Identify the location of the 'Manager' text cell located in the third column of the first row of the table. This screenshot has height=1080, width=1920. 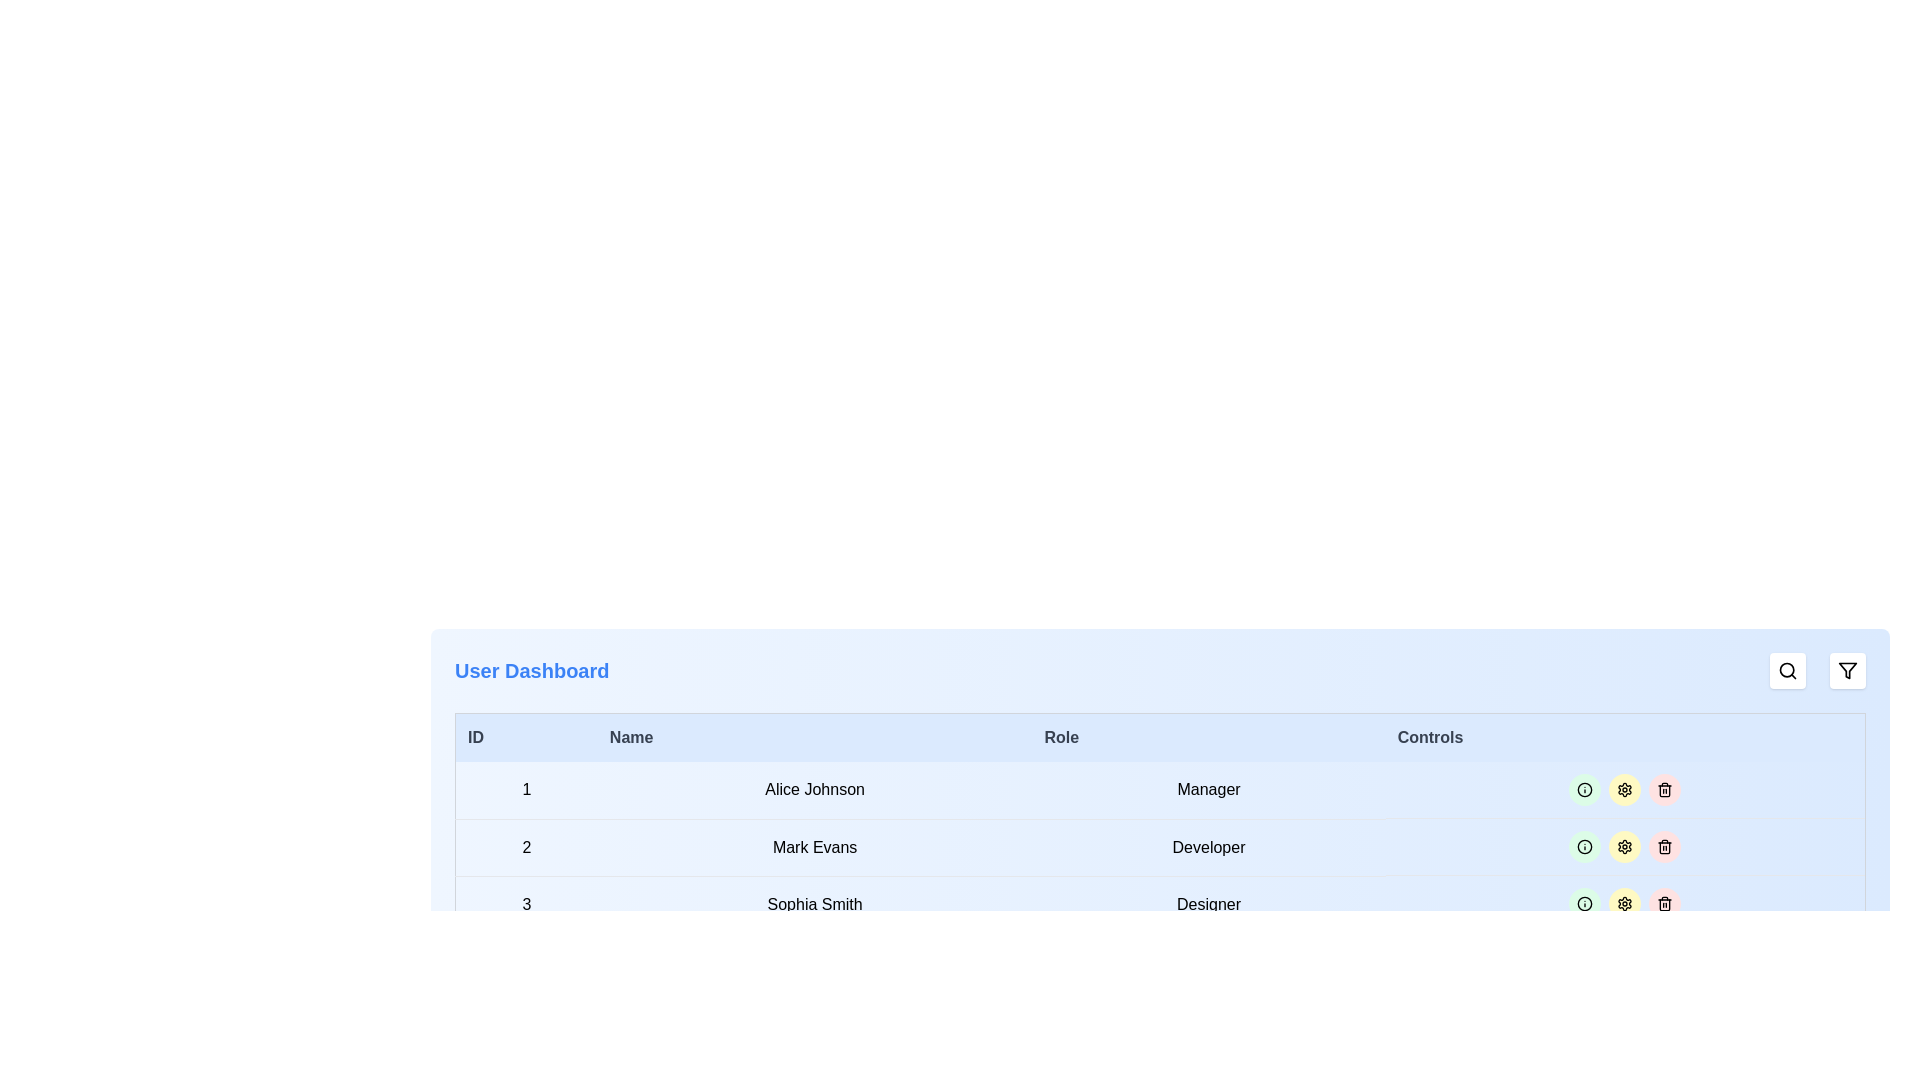
(1208, 789).